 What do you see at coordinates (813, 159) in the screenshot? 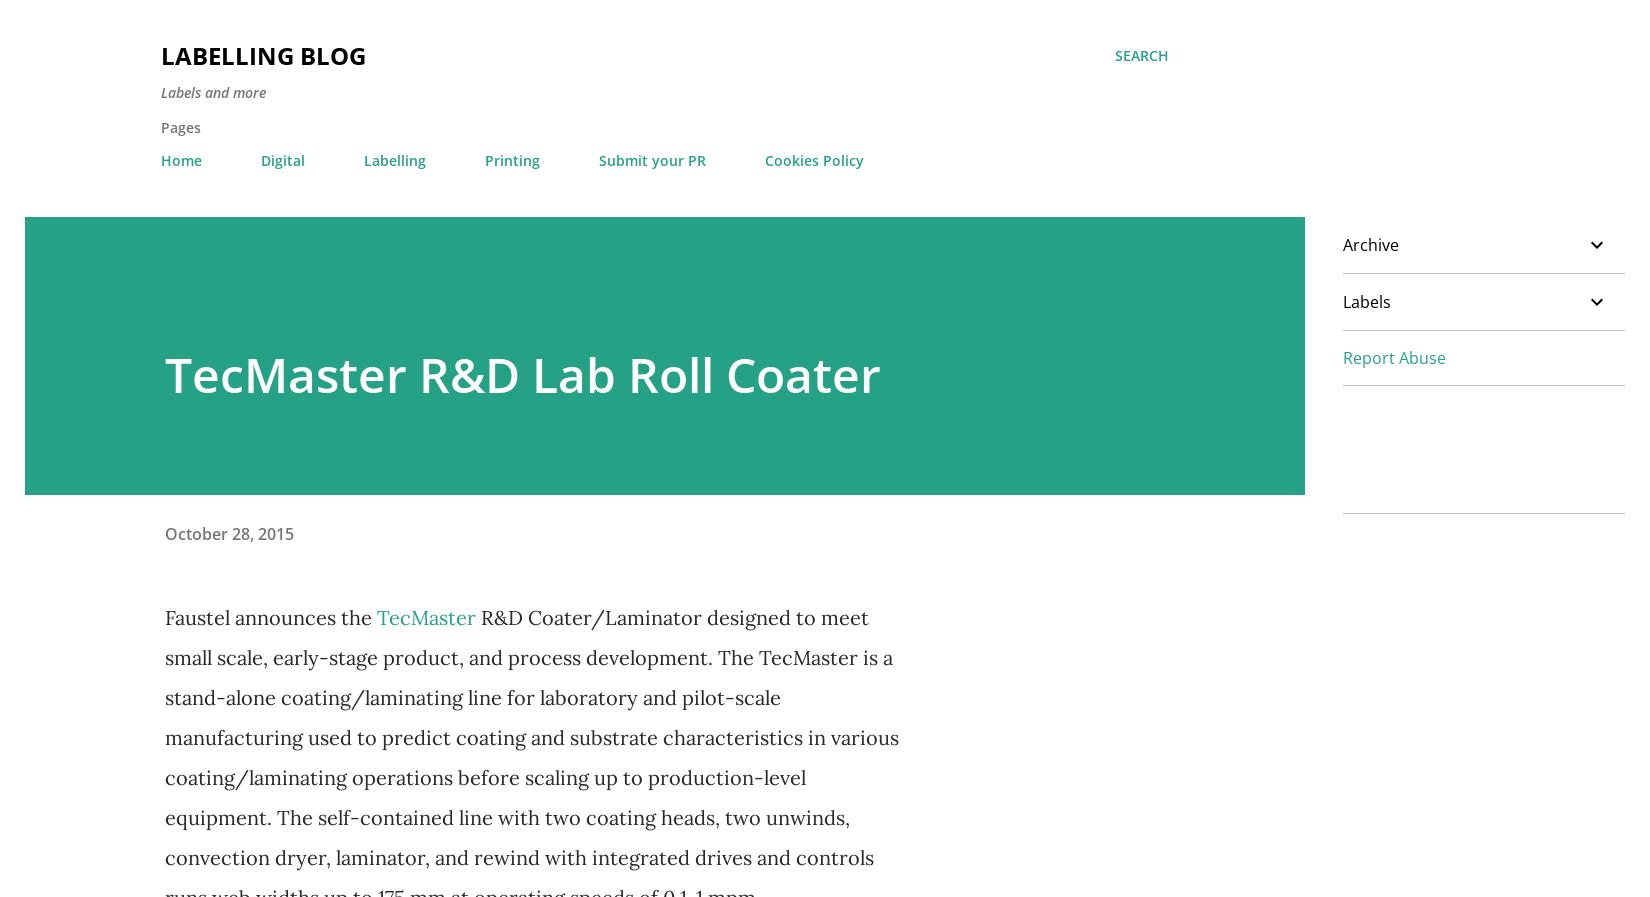
I see `'Cookies Policy'` at bounding box center [813, 159].